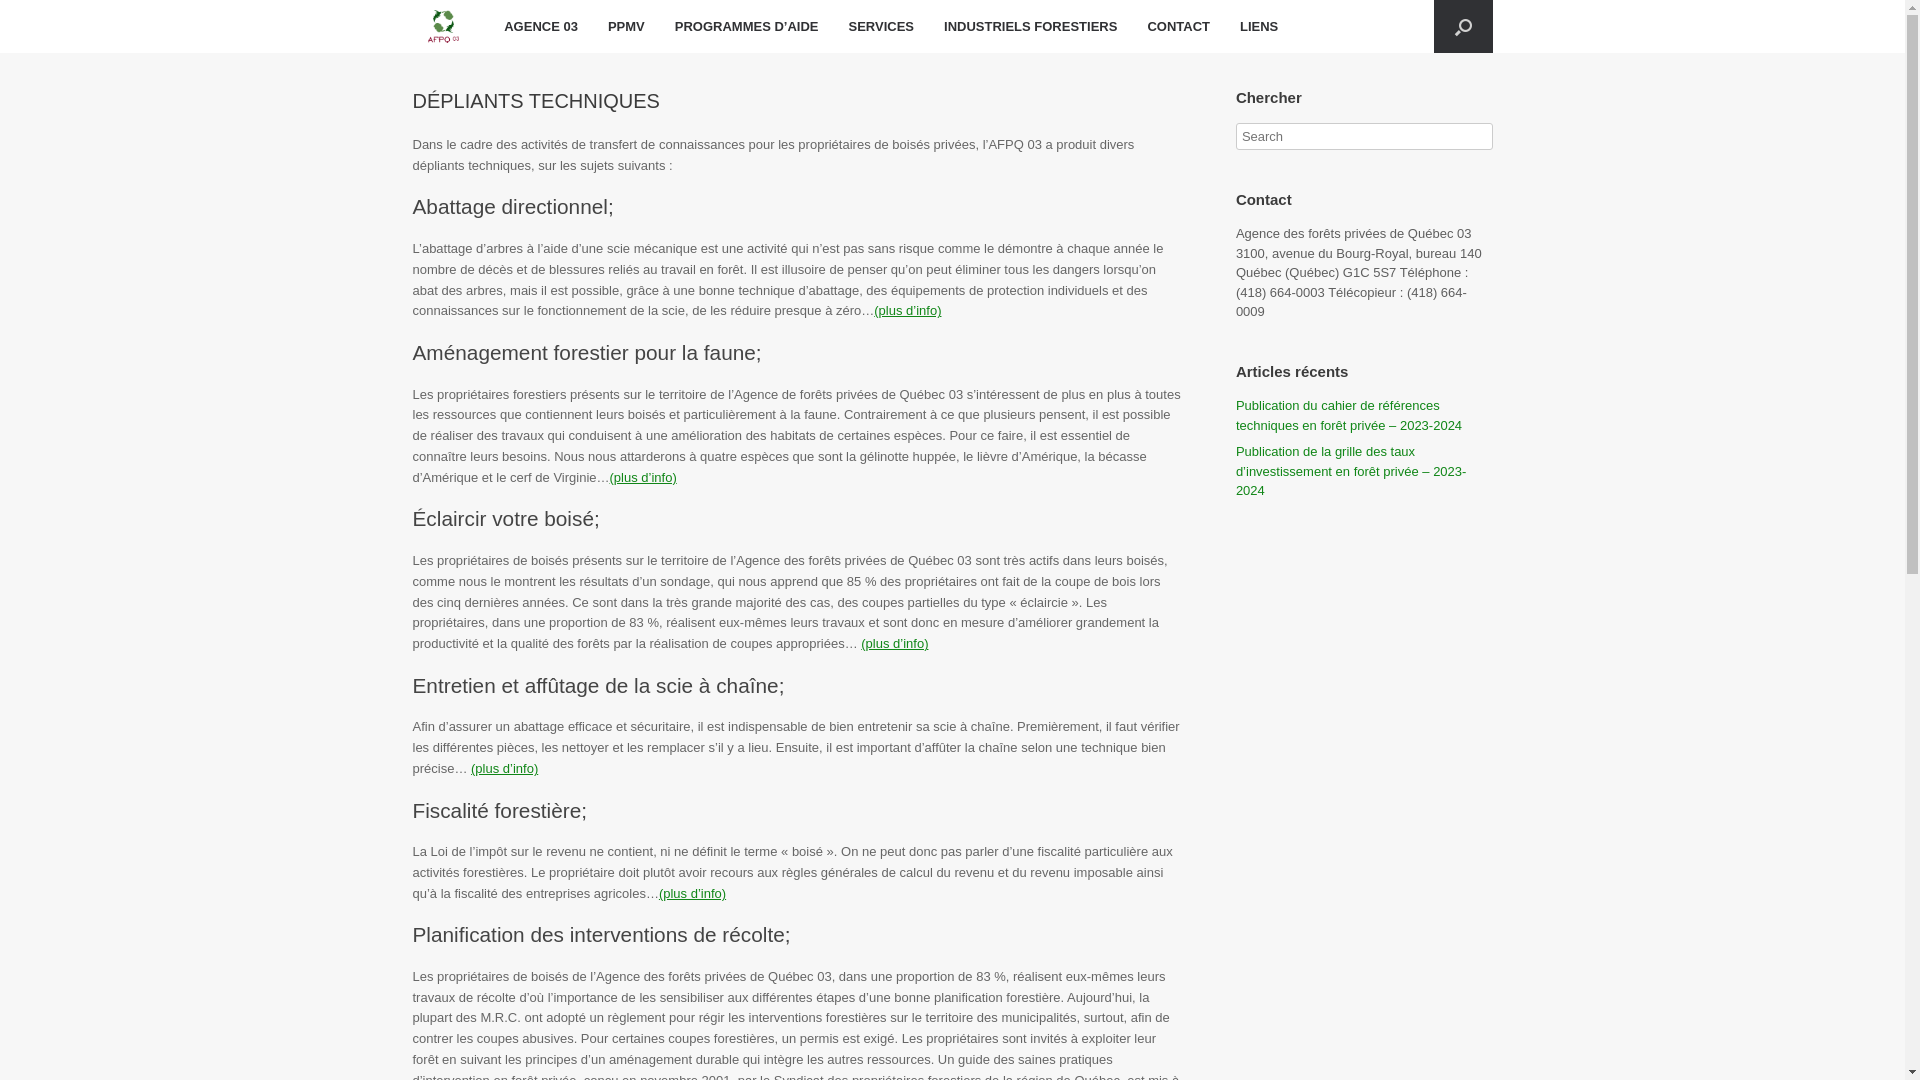  What do you see at coordinates (1257, 26) in the screenshot?
I see `'LIENS'` at bounding box center [1257, 26].